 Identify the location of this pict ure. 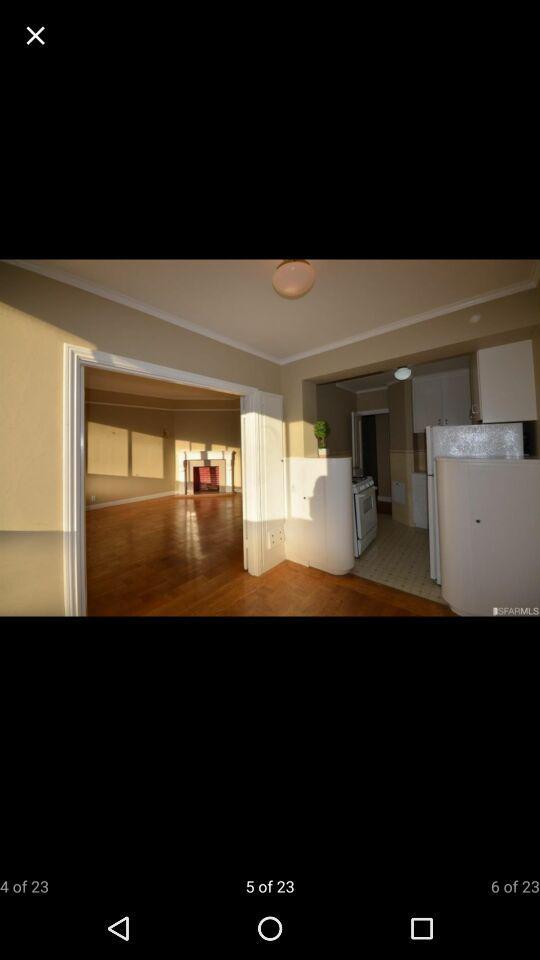
(35, 34).